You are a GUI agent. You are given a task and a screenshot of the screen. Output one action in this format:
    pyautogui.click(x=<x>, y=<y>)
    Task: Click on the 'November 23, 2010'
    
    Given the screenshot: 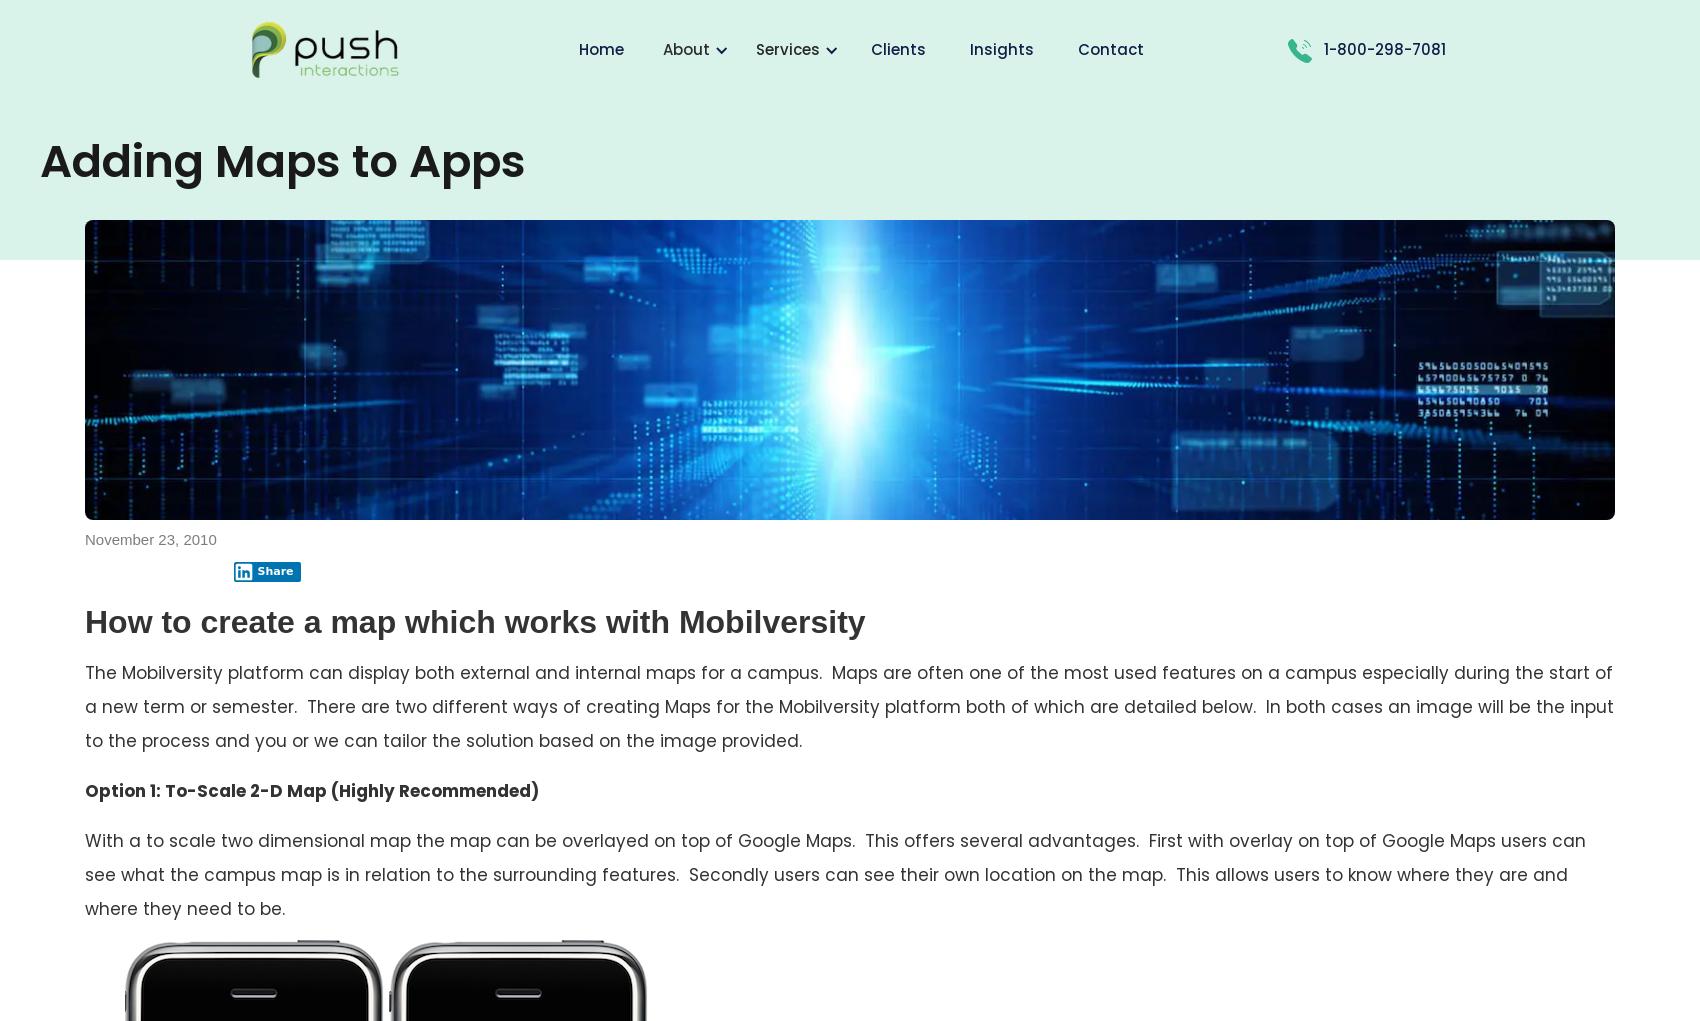 What is the action you would take?
    pyautogui.click(x=149, y=538)
    